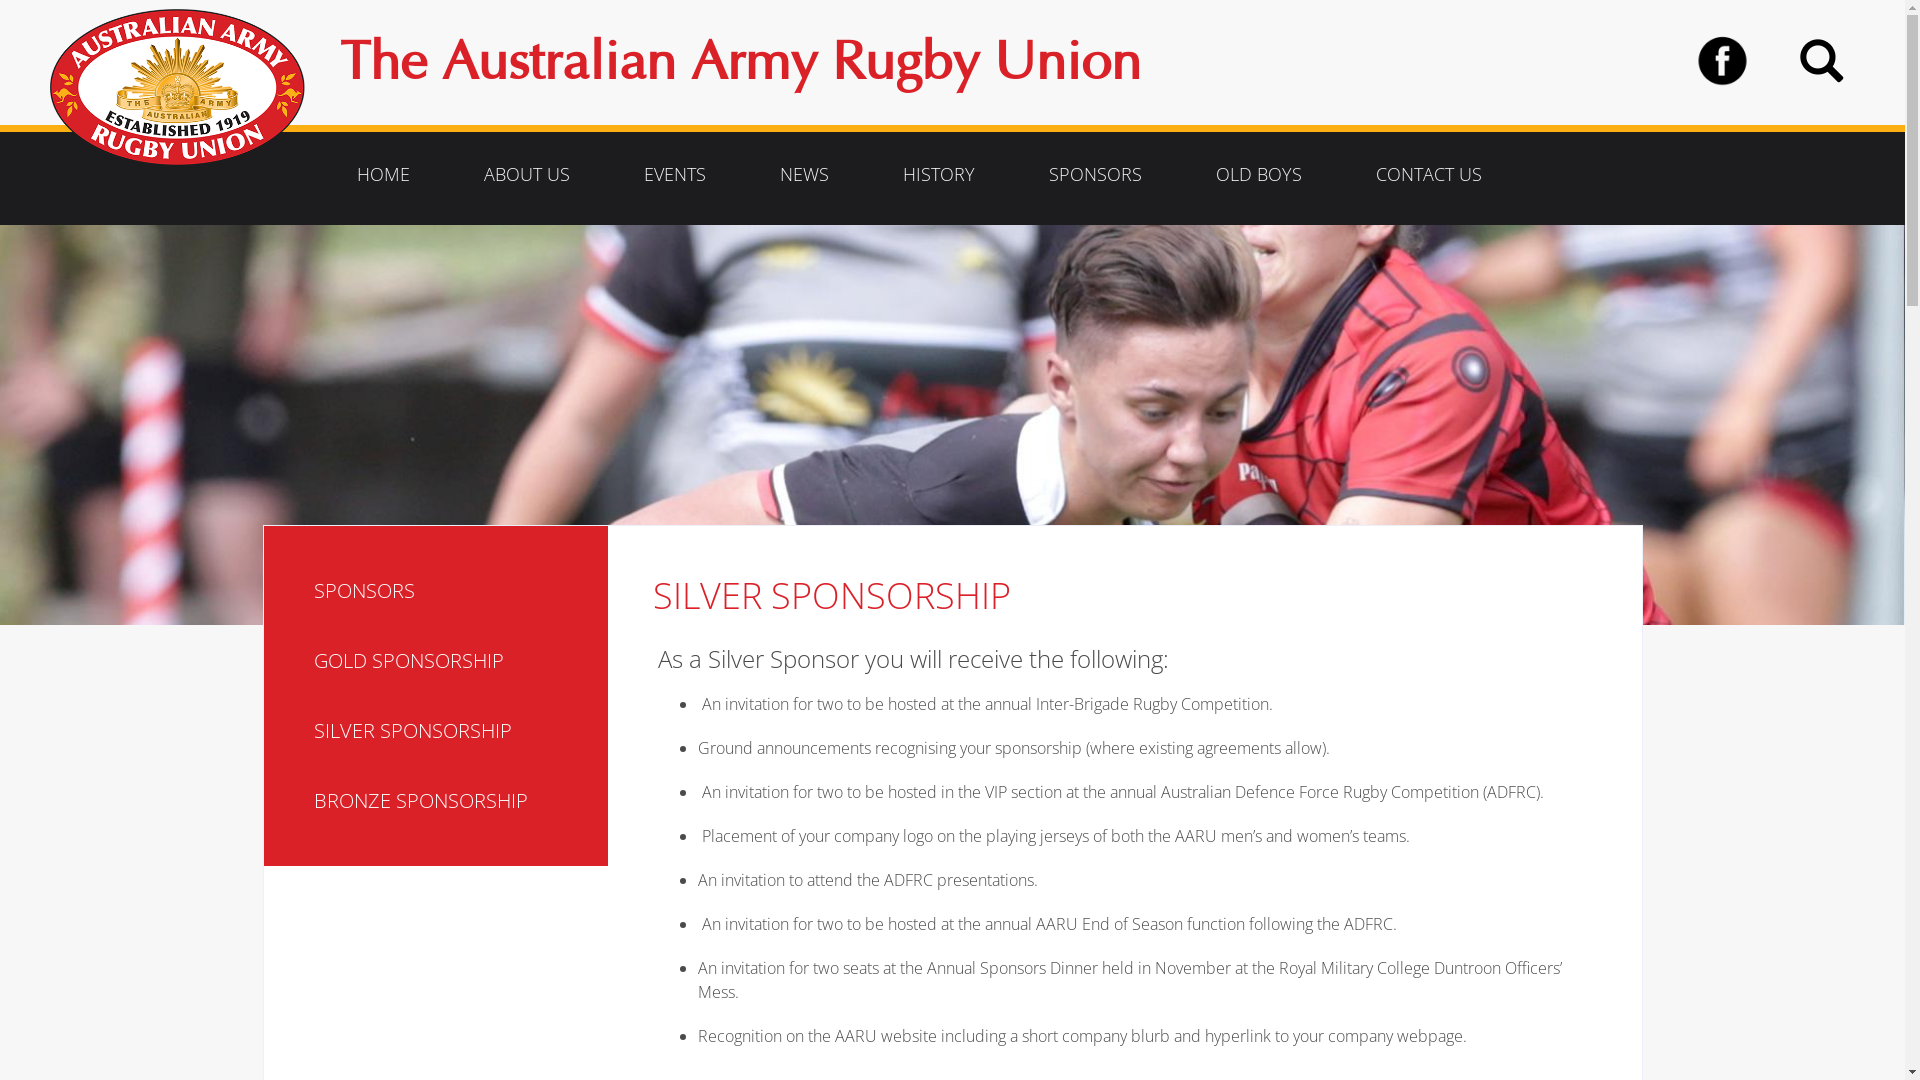 The image size is (1920, 1080). What do you see at coordinates (1348, 172) in the screenshot?
I see `'CONTACT US'` at bounding box center [1348, 172].